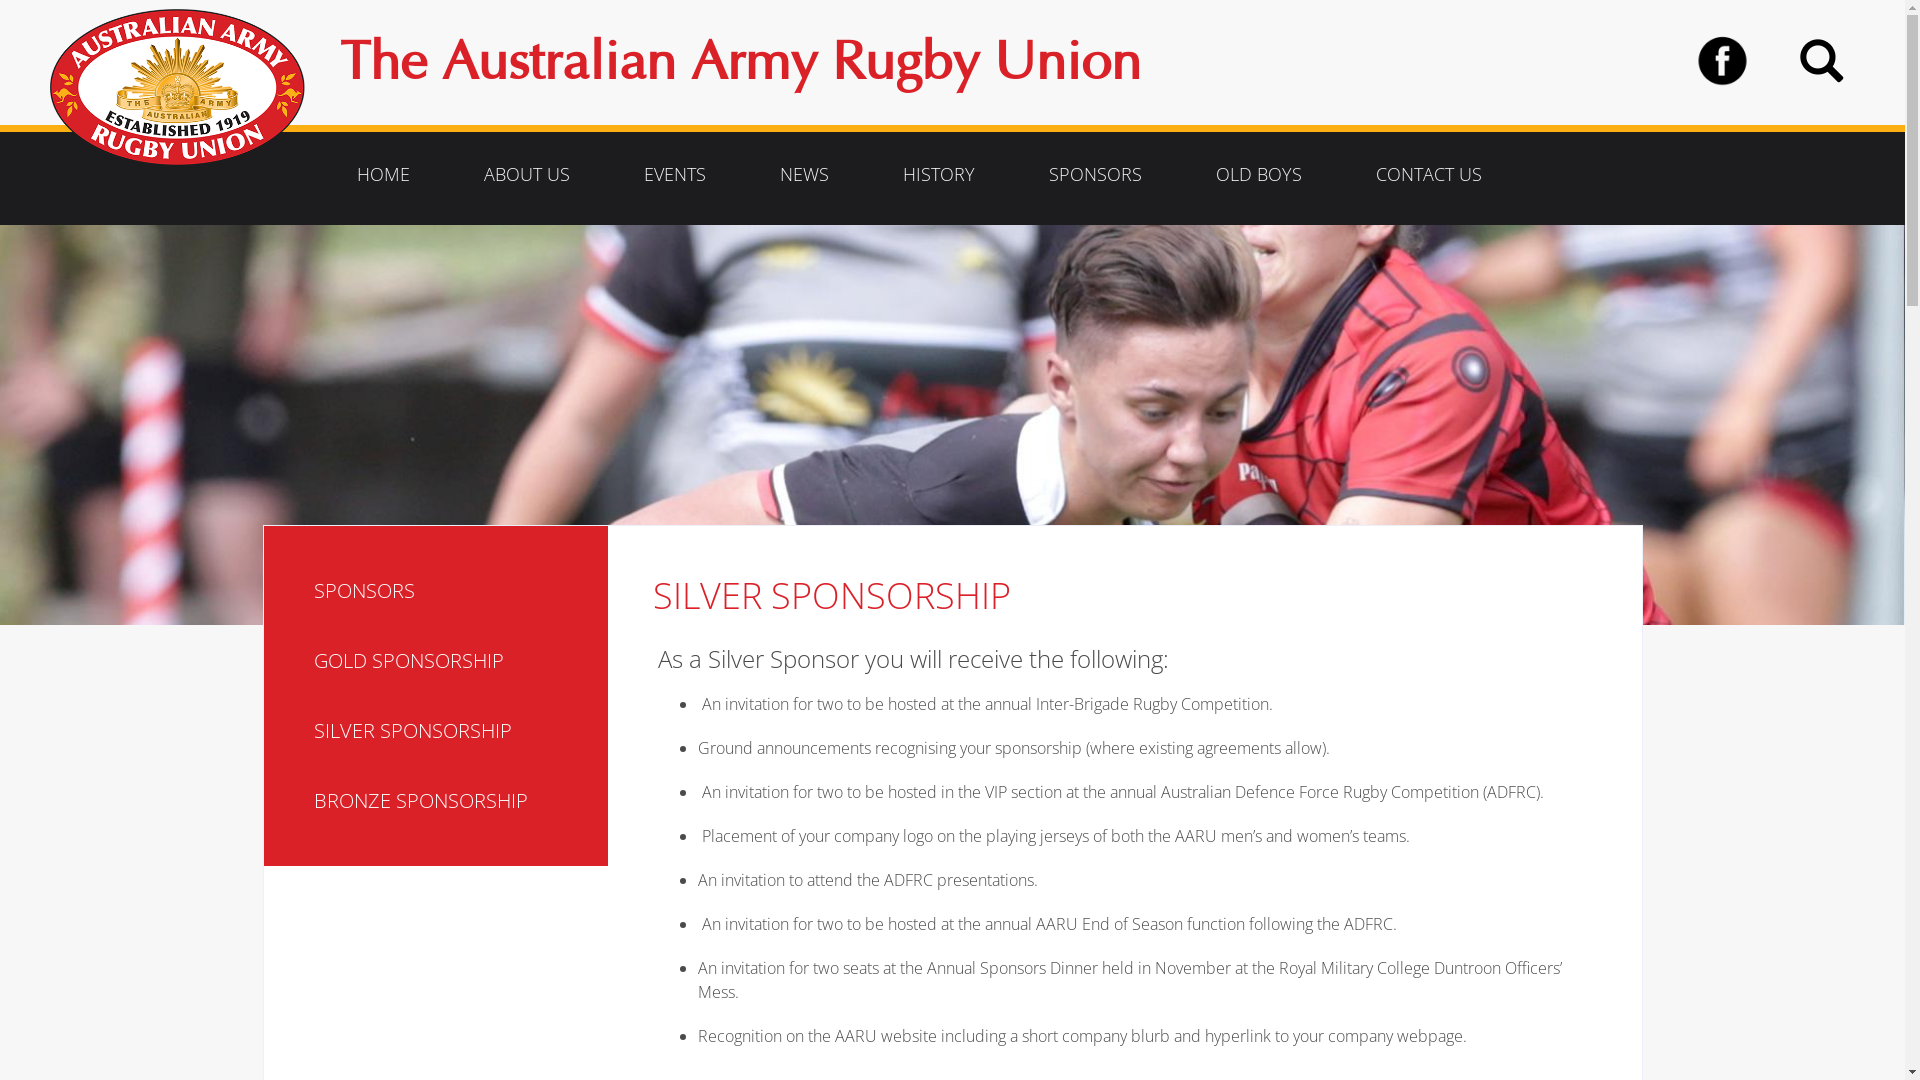 The image size is (1920, 1080). What do you see at coordinates (1348, 172) in the screenshot?
I see `'CONTACT US'` at bounding box center [1348, 172].